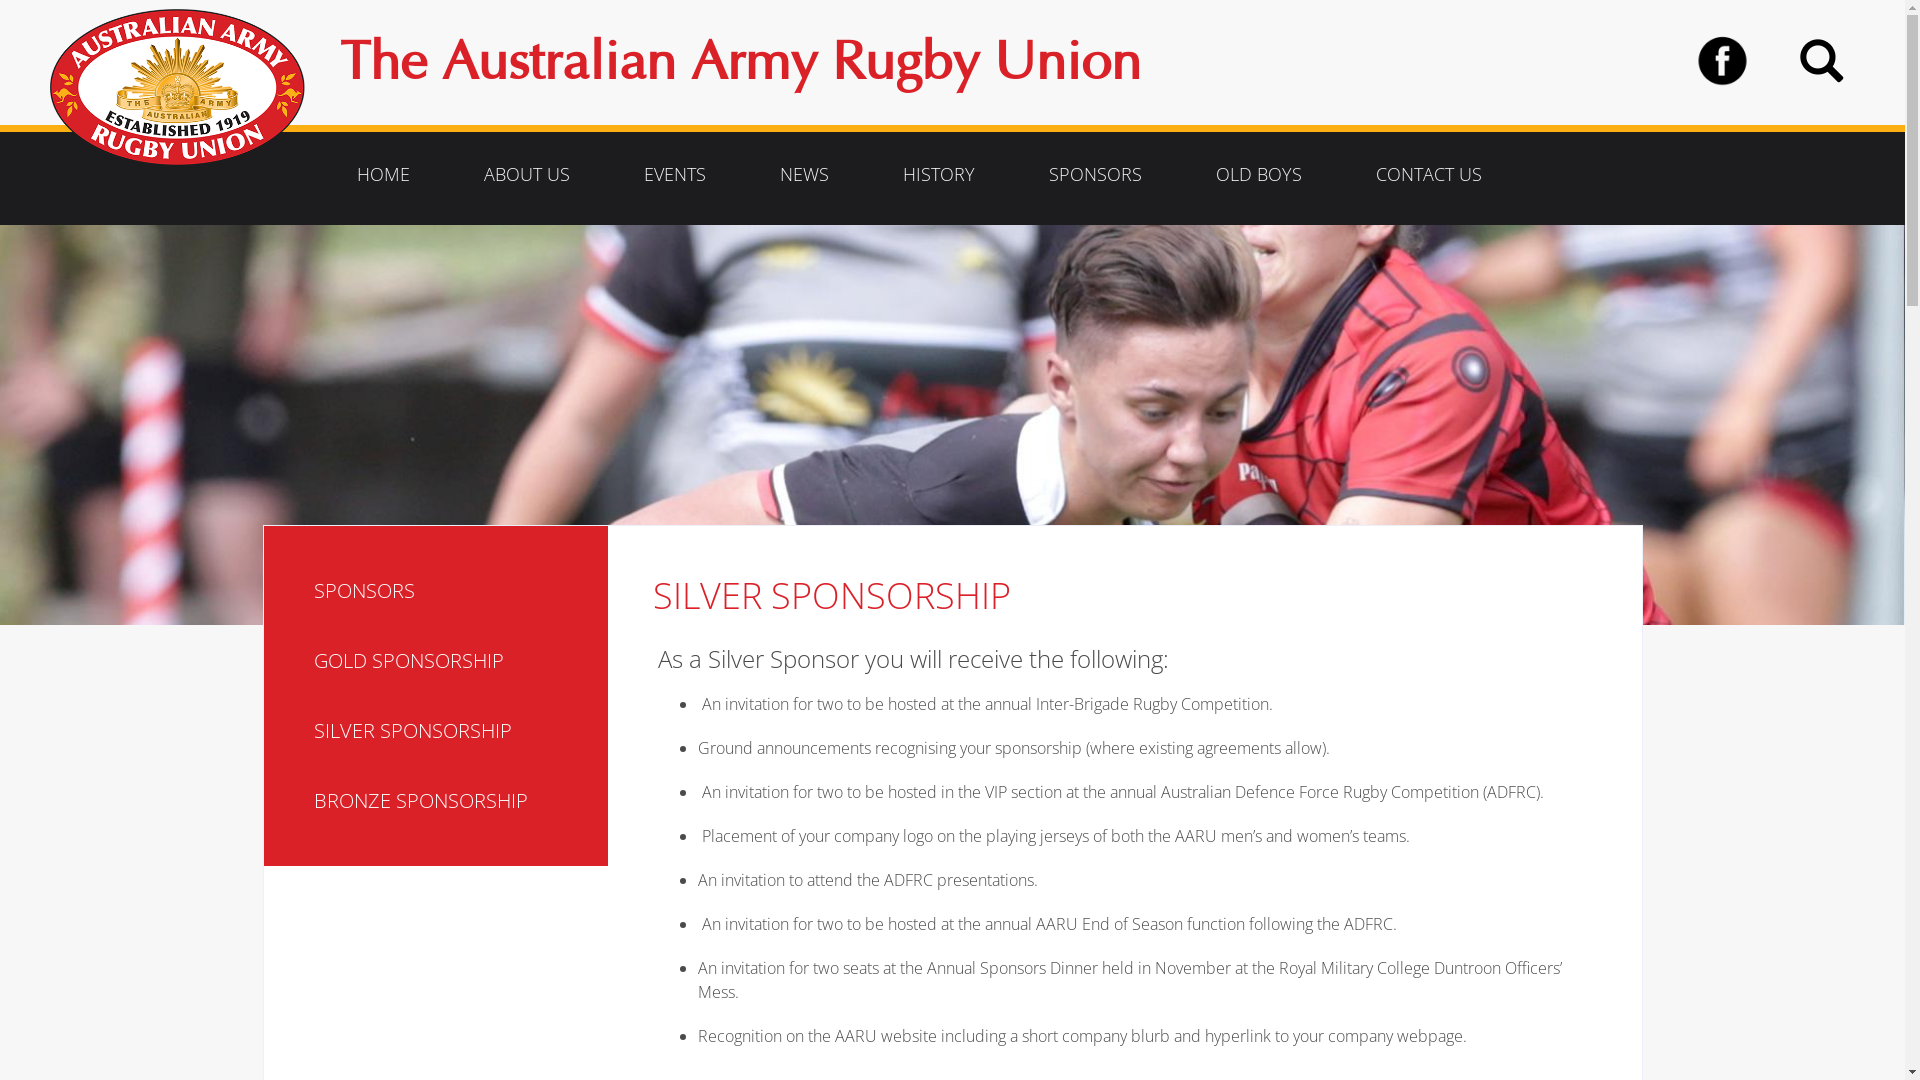 The image size is (1920, 1080). What do you see at coordinates (1348, 172) in the screenshot?
I see `'CONTACT US'` at bounding box center [1348, 172].